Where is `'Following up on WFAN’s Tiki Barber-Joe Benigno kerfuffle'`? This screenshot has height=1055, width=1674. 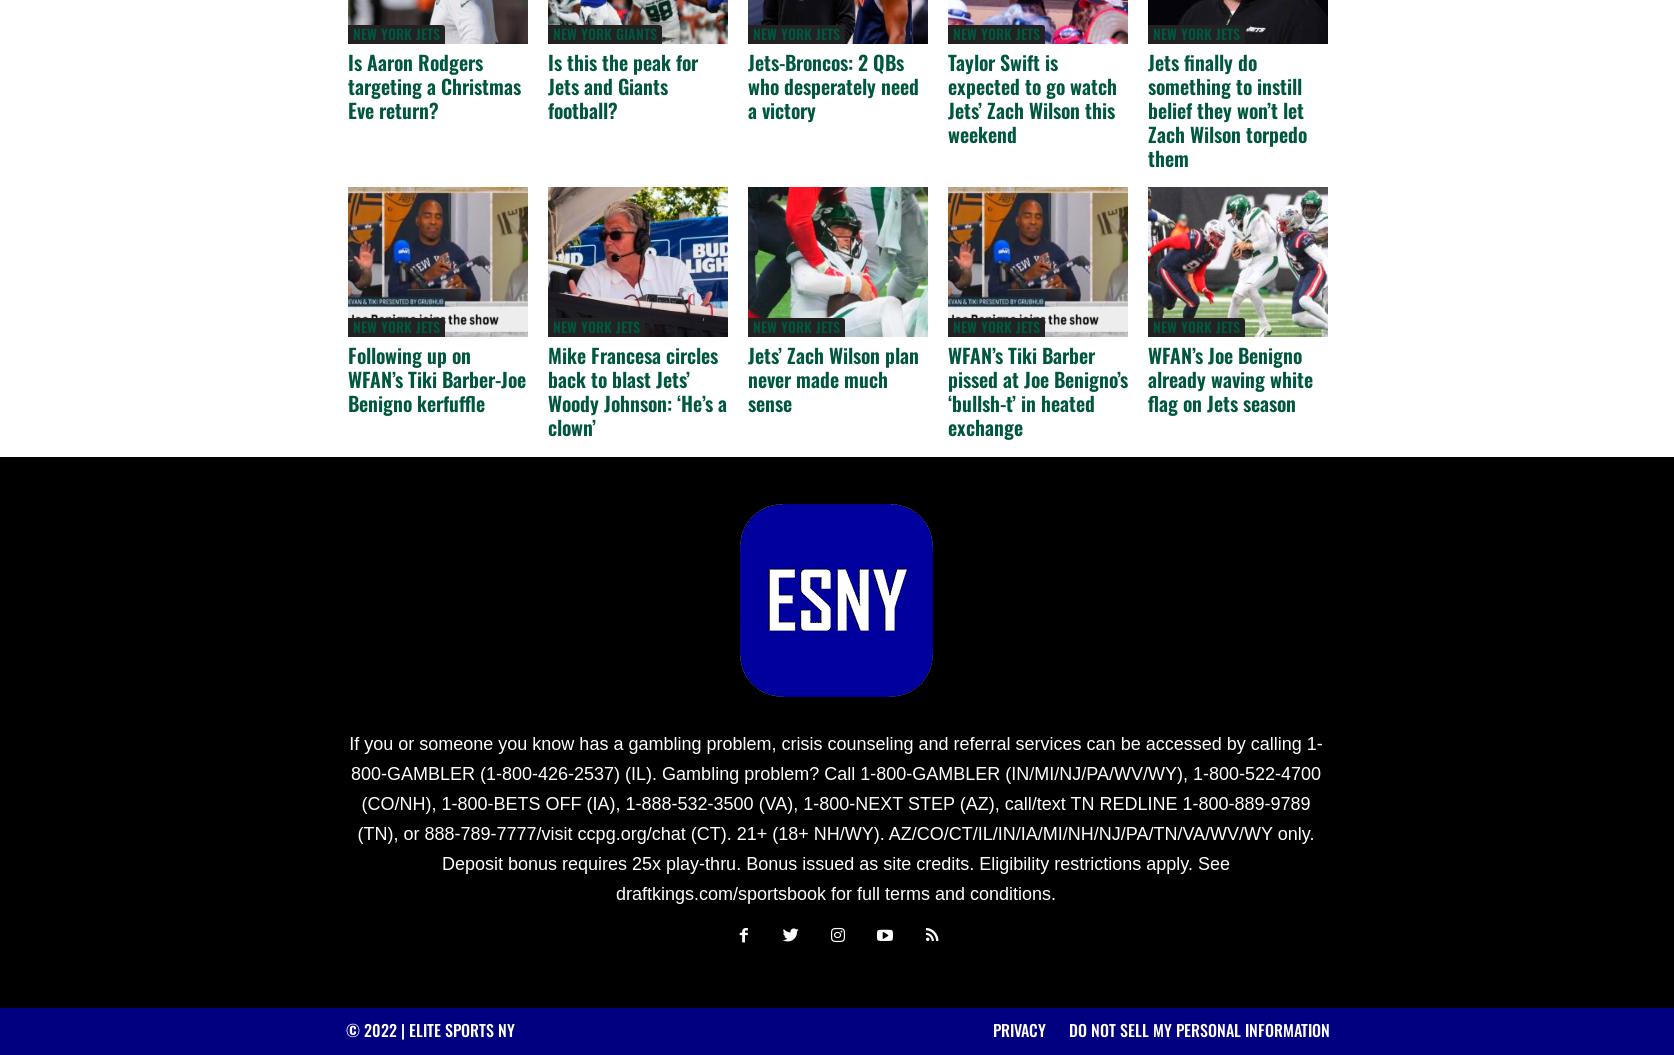
'Following up on WFAN’s Tiki Barber-Joe Benigno kerfuffle' is located at coordinates (347, 378).